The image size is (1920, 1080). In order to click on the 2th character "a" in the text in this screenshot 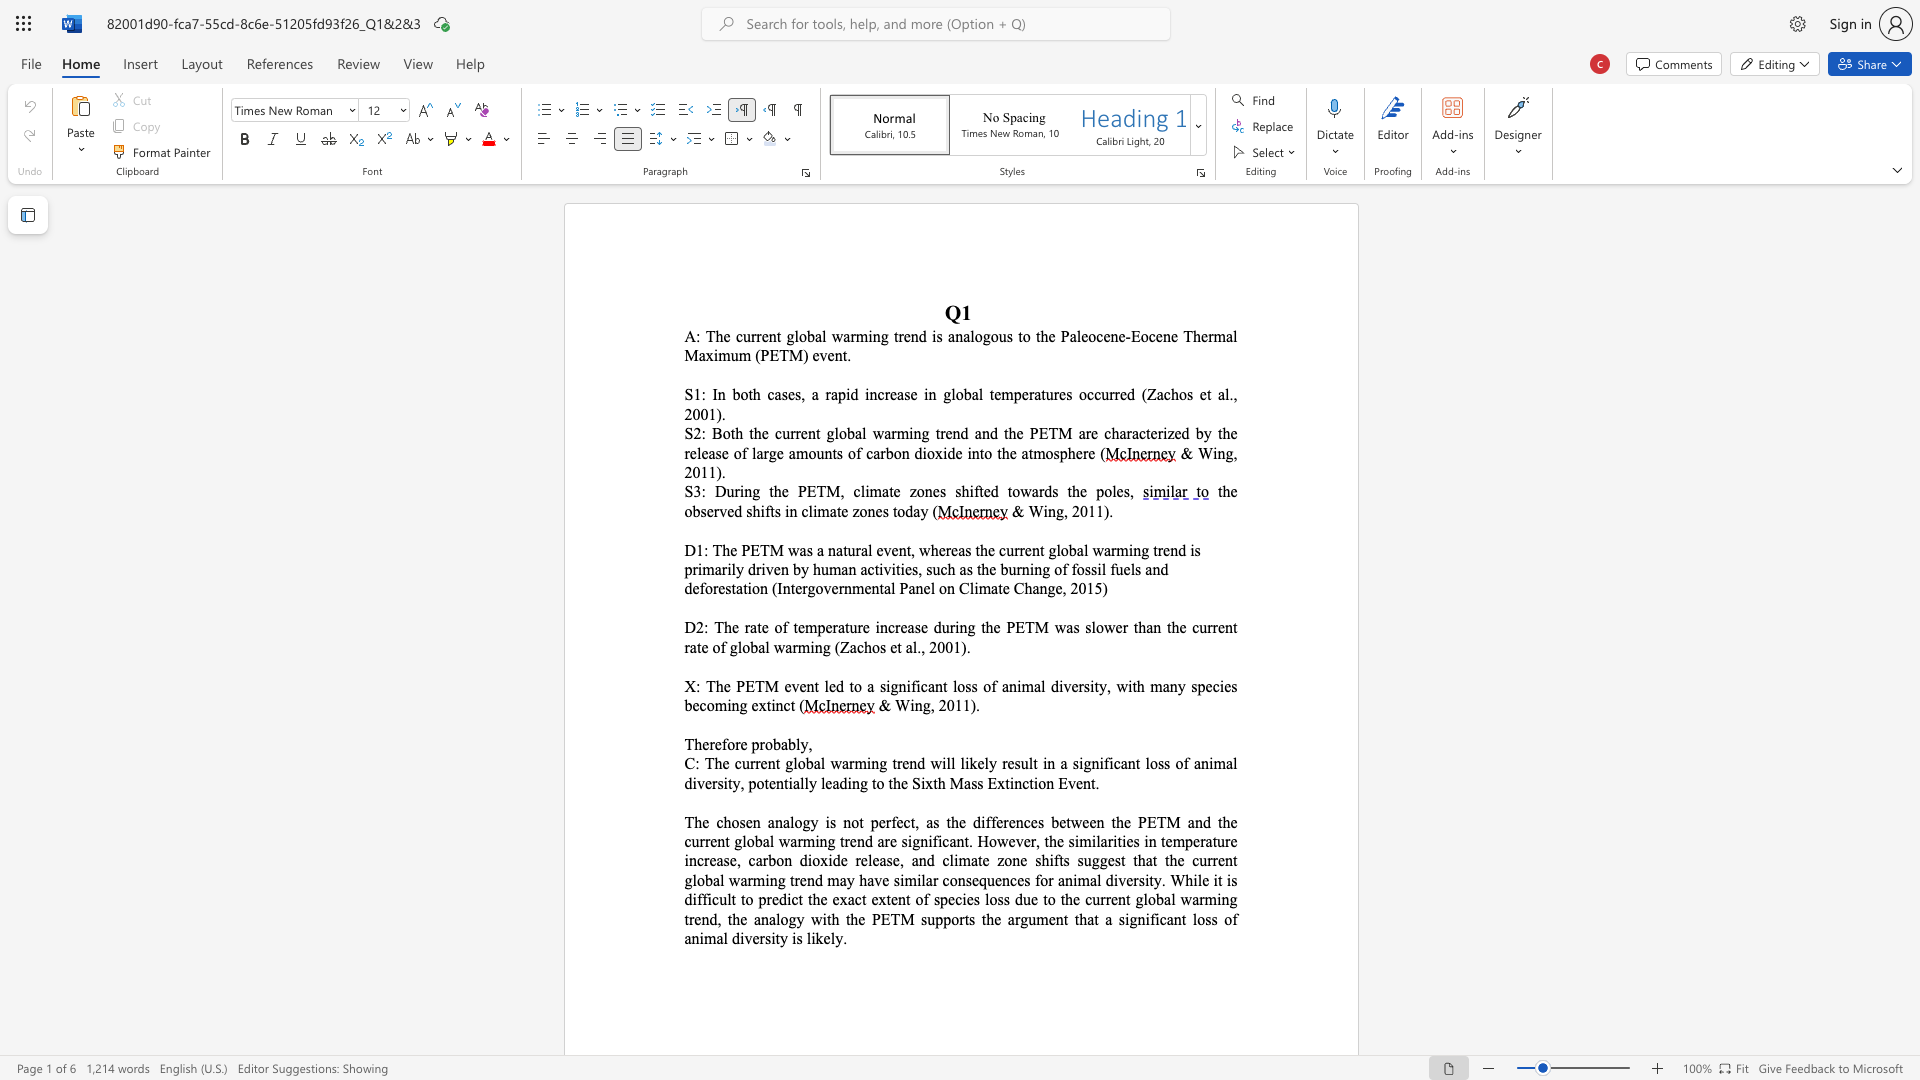, I will do `click(845, 763)`.